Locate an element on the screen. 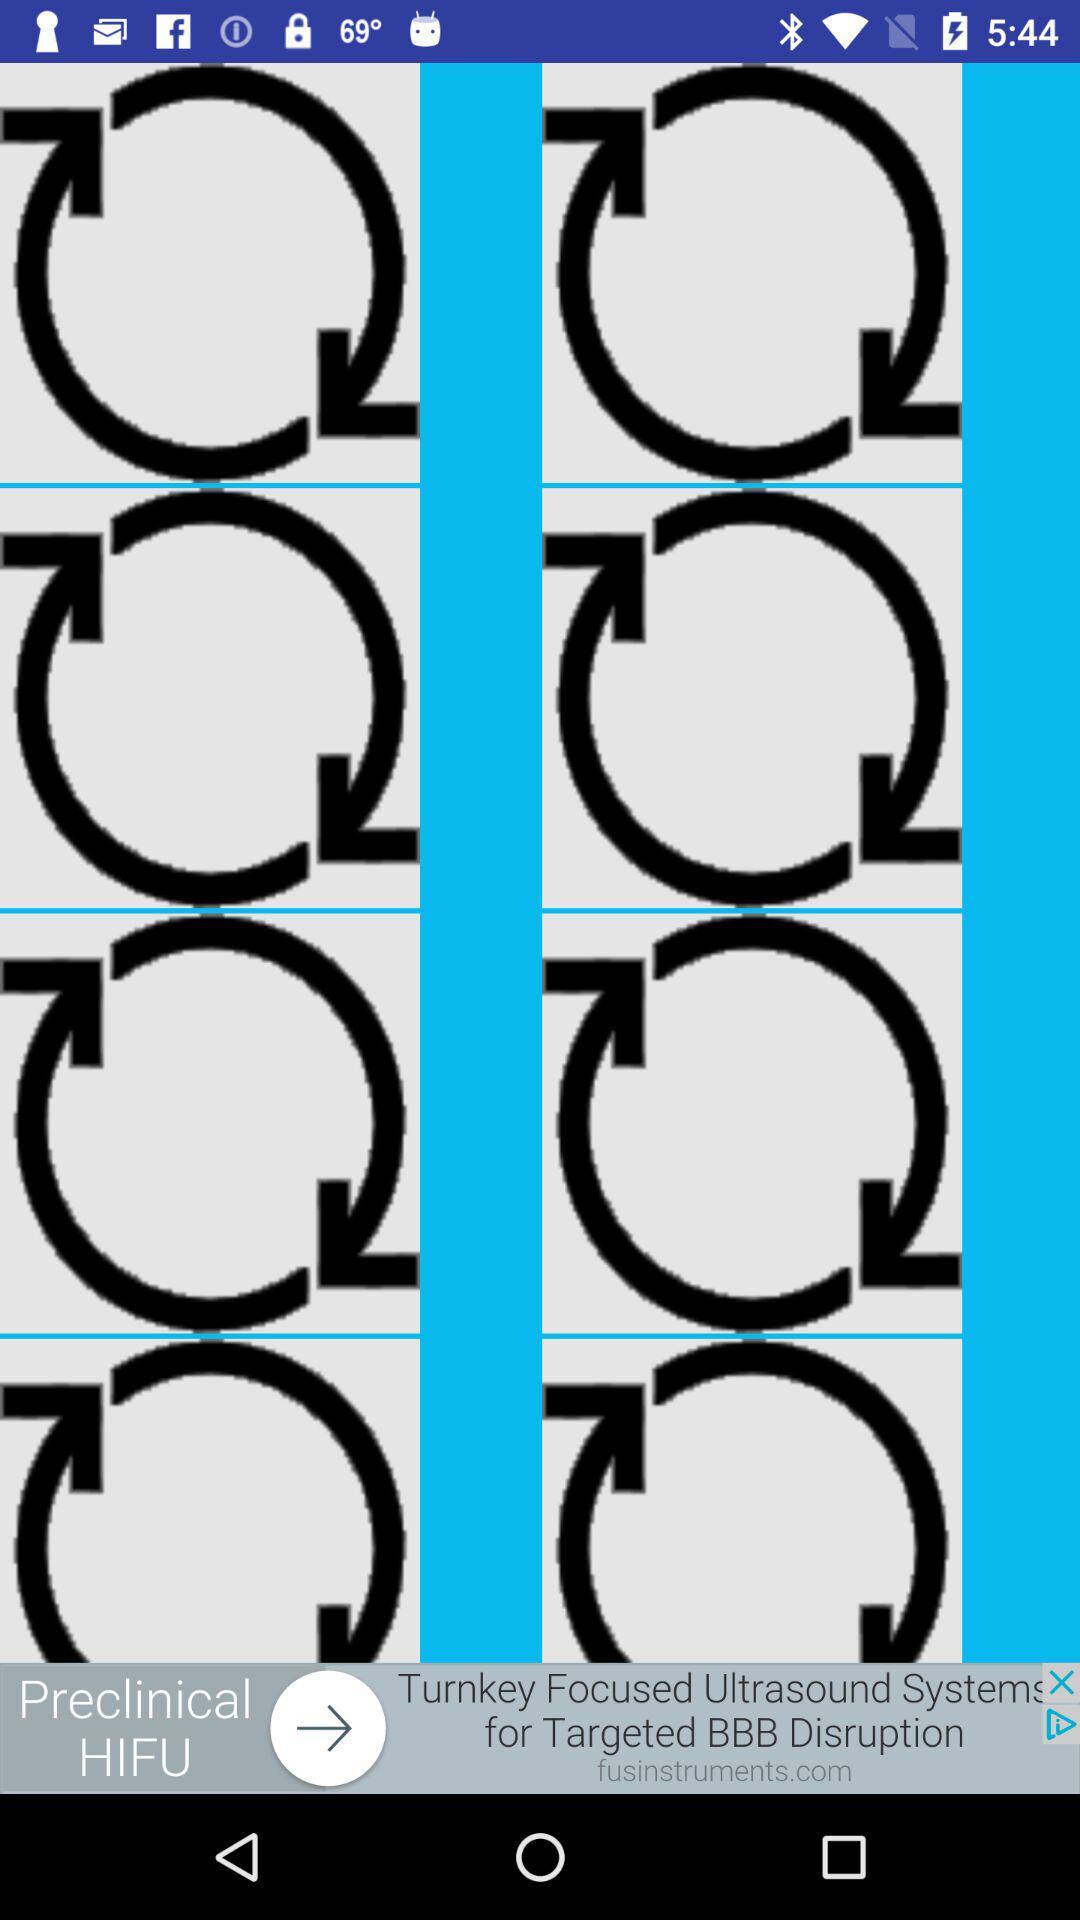  search google is located at coordinates (540, 1727).